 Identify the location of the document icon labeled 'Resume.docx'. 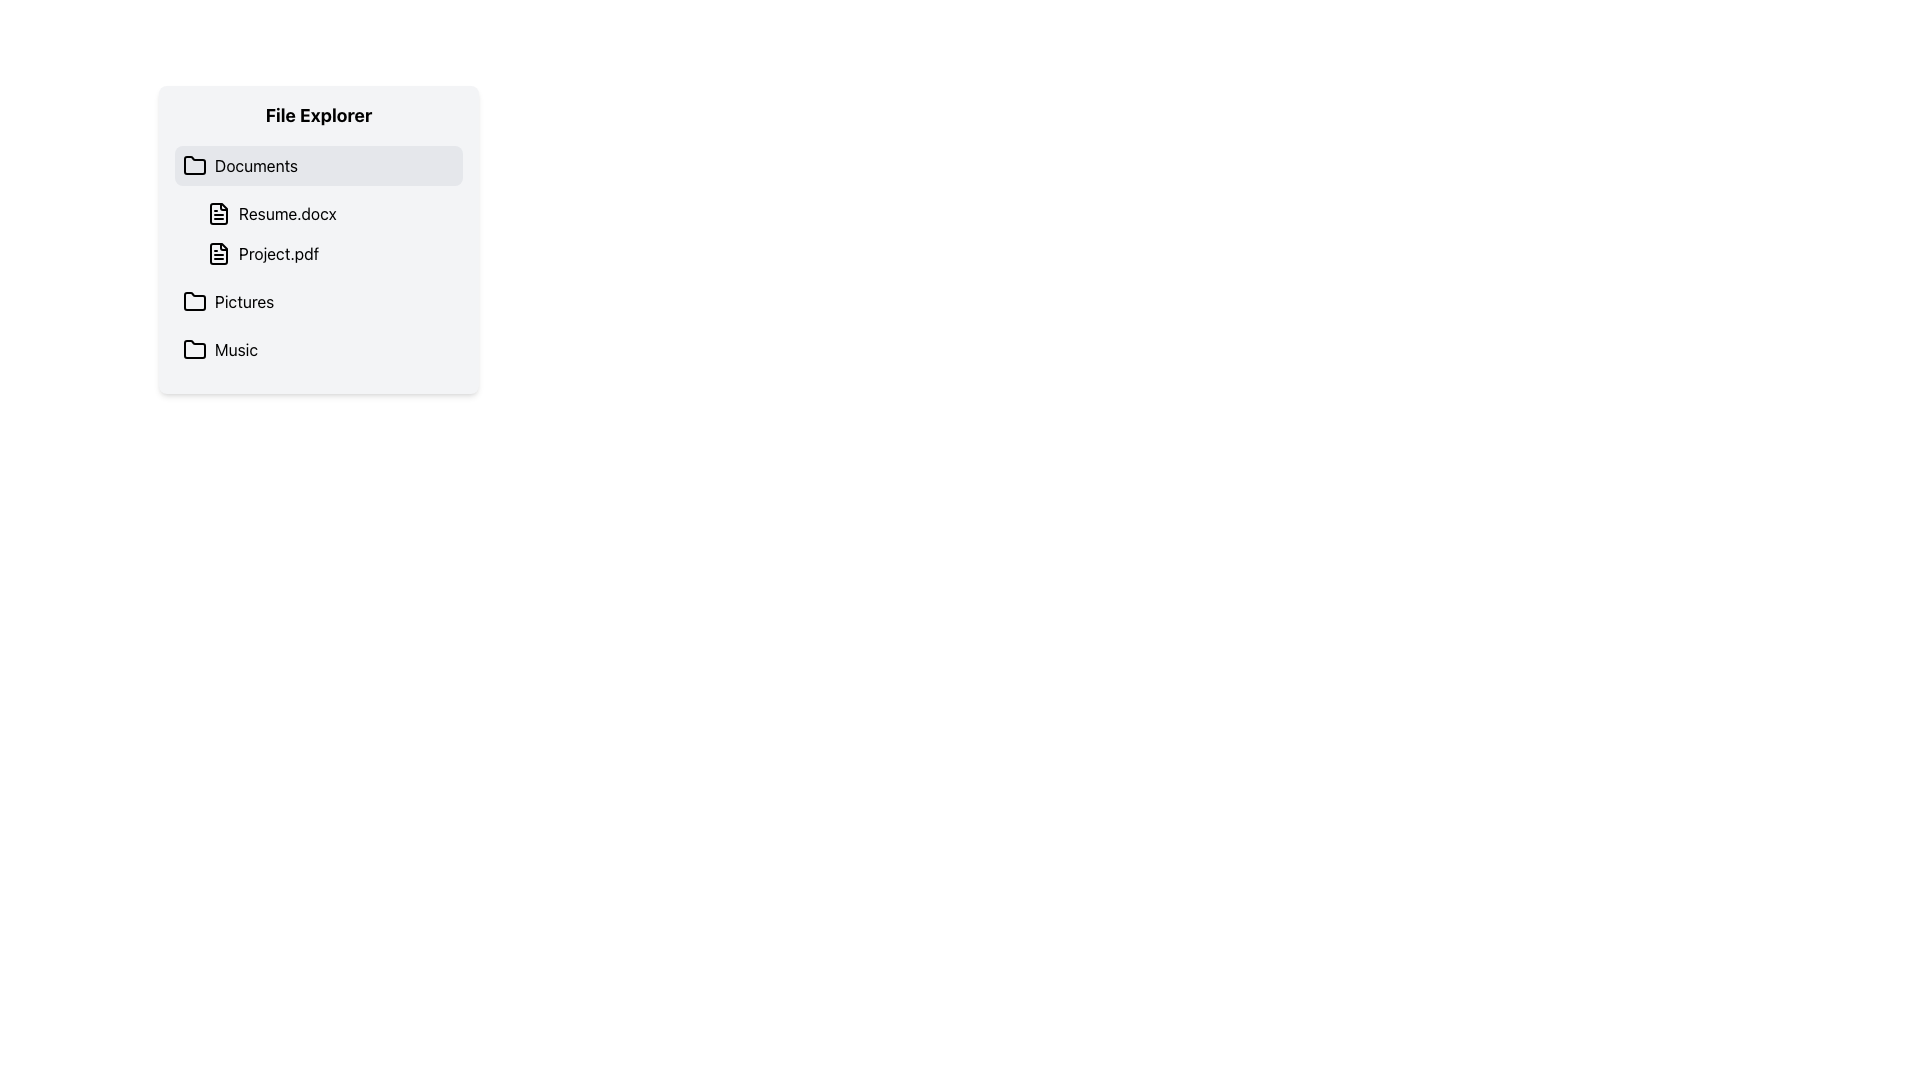
(219, 213).